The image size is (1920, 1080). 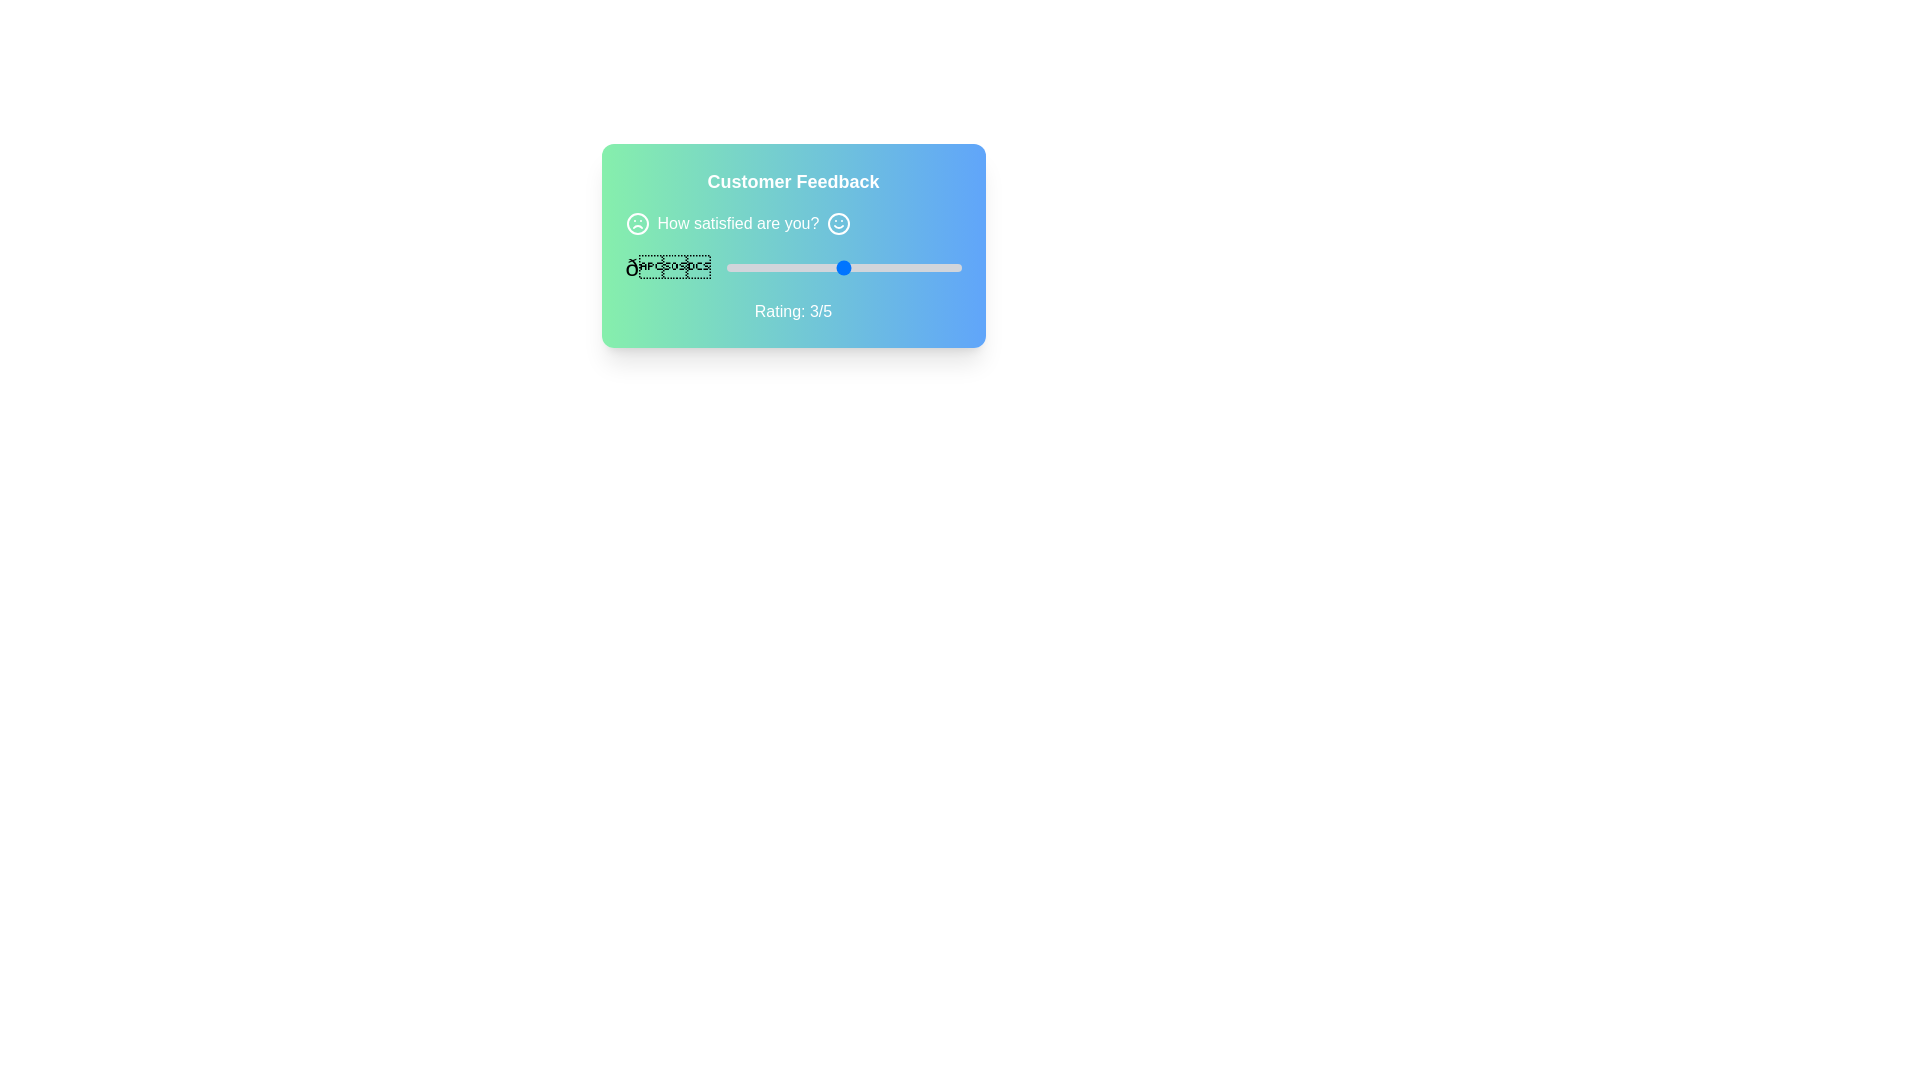 I want to click on text content of the TextPrompt located near the top-center of the feedback interface, preceded by 'Customer Feedback', so click(x=792, y=223).